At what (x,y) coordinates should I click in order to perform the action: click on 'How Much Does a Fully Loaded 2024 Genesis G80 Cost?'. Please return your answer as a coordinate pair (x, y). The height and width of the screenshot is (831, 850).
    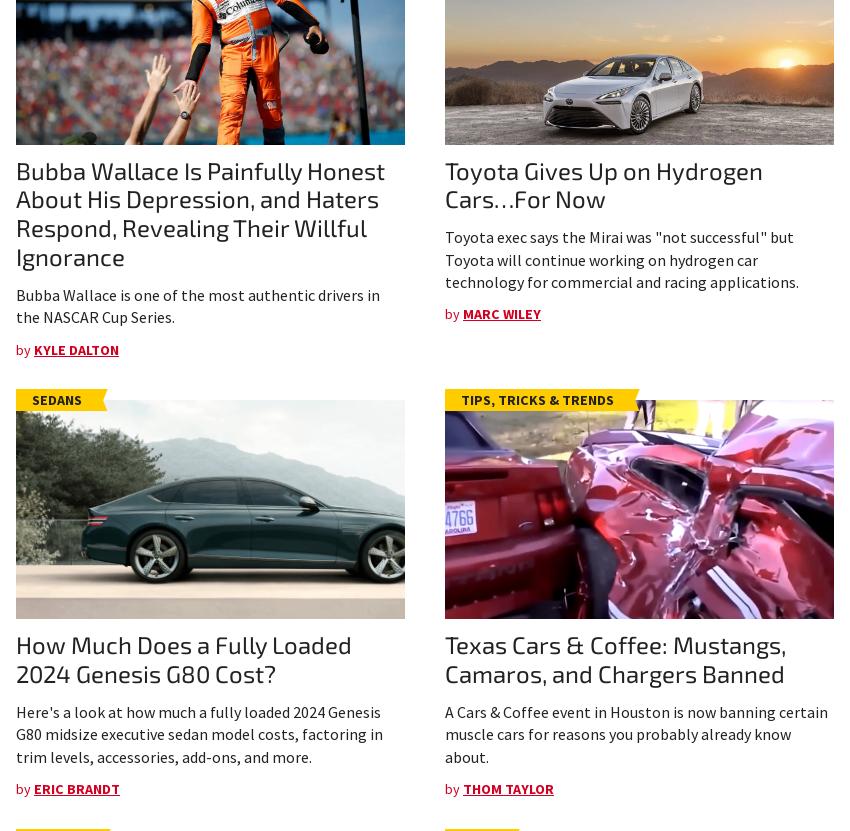
    Looking at the image, I should click on (183, 658).